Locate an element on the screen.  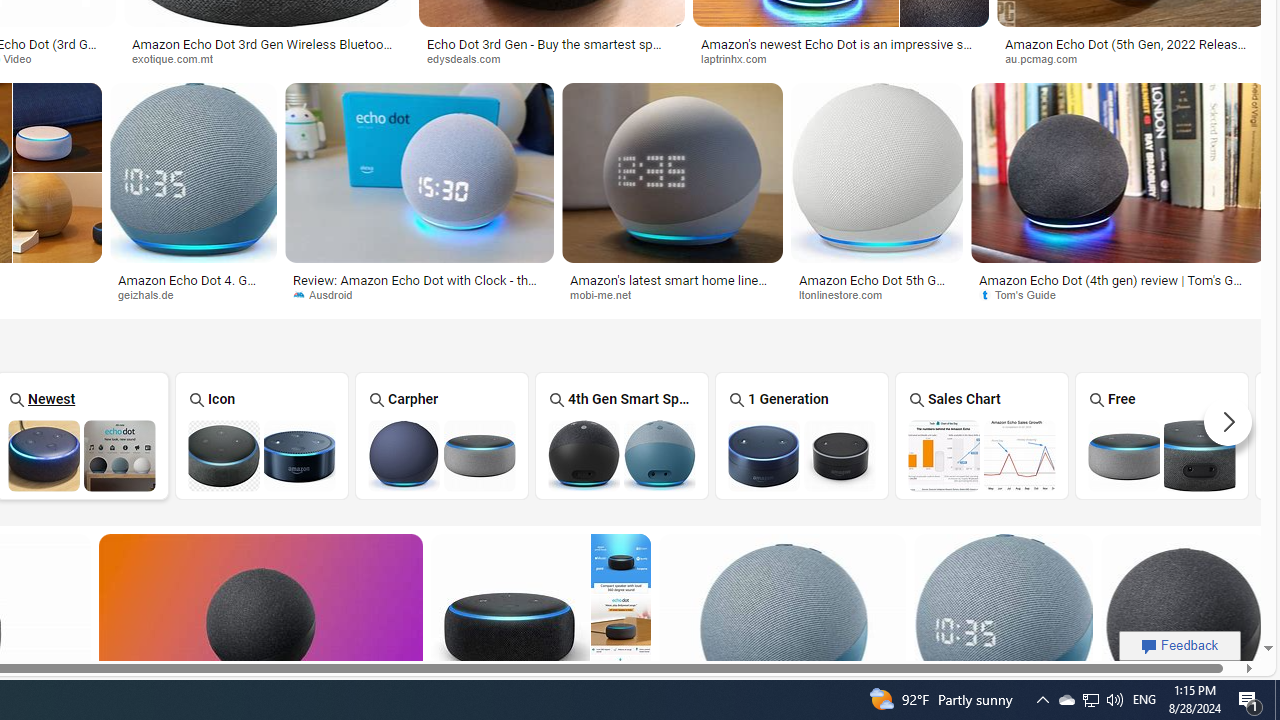
'Amazon Echo Dot Carpher Carpher' is located at coordinates (440, 434).